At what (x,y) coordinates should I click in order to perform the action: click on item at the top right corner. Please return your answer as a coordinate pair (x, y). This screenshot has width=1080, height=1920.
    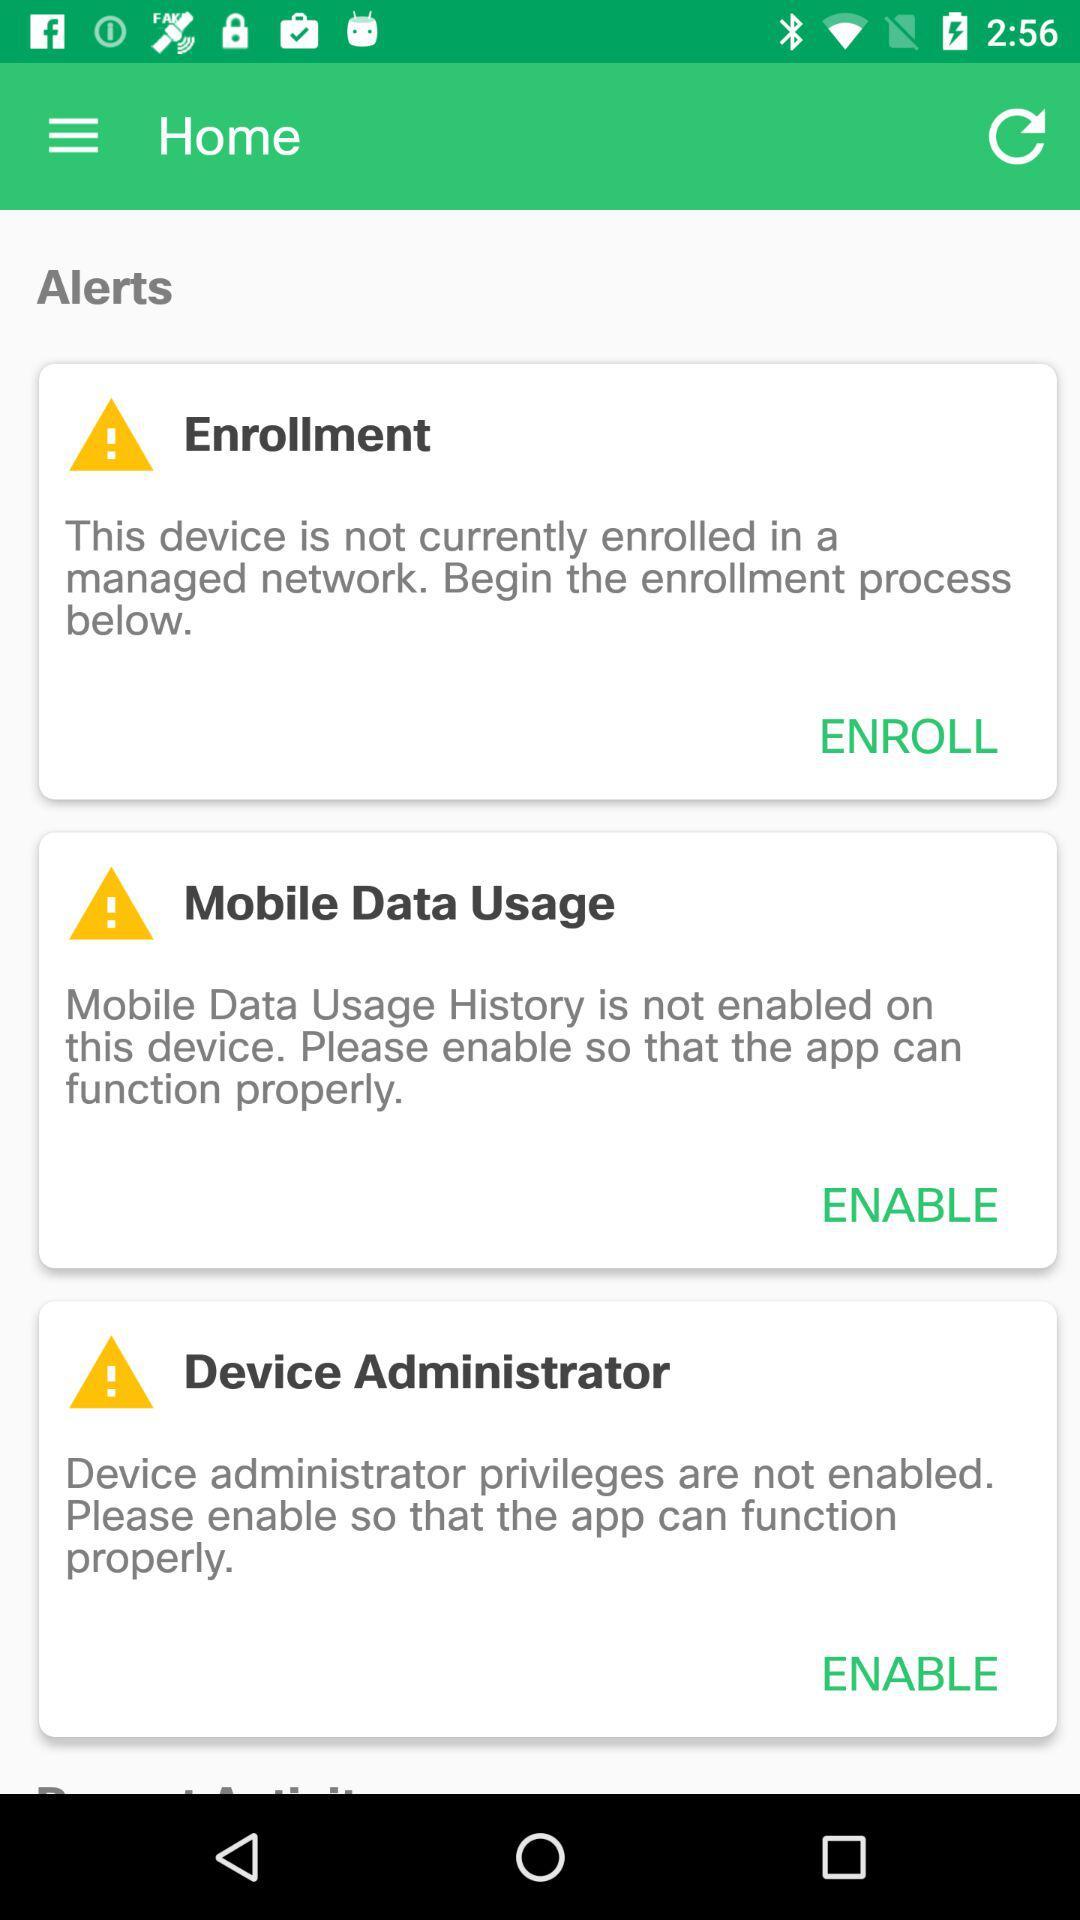
    Looking at the image, I should click on (1017, 135).